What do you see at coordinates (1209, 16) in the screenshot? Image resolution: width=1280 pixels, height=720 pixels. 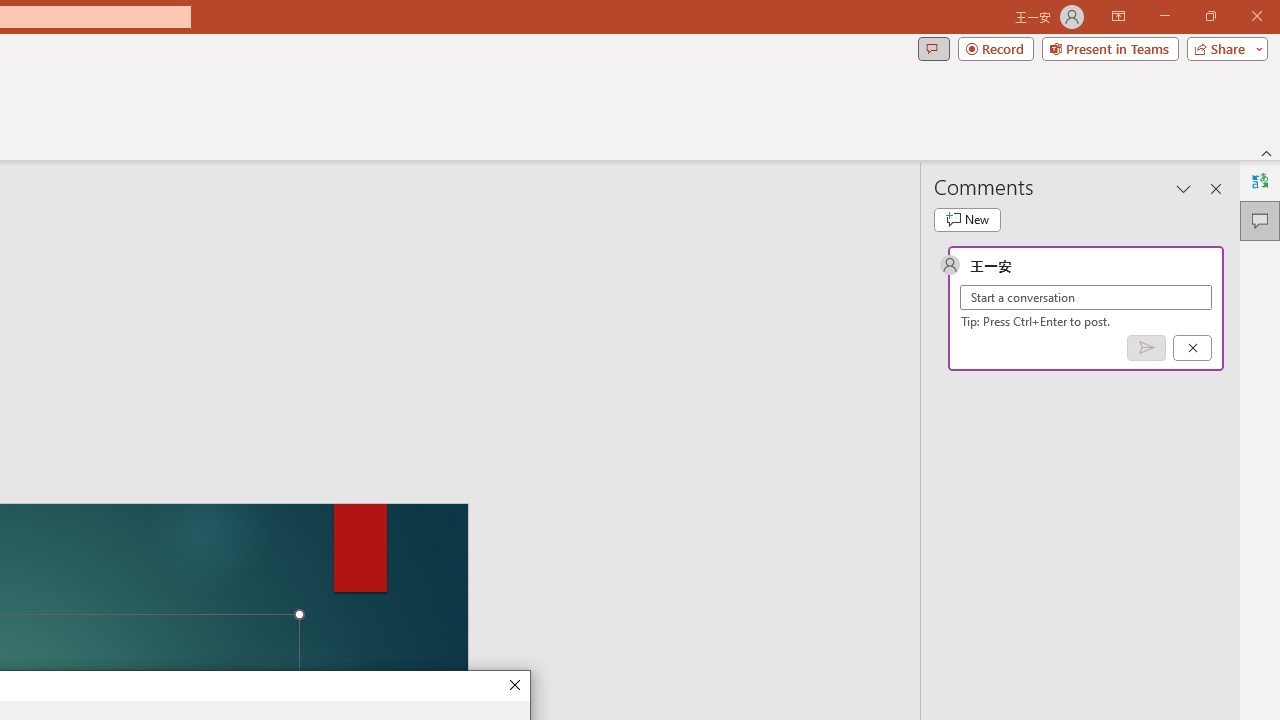 I see `'Restore Down'` at bounding box center [1209, 16].